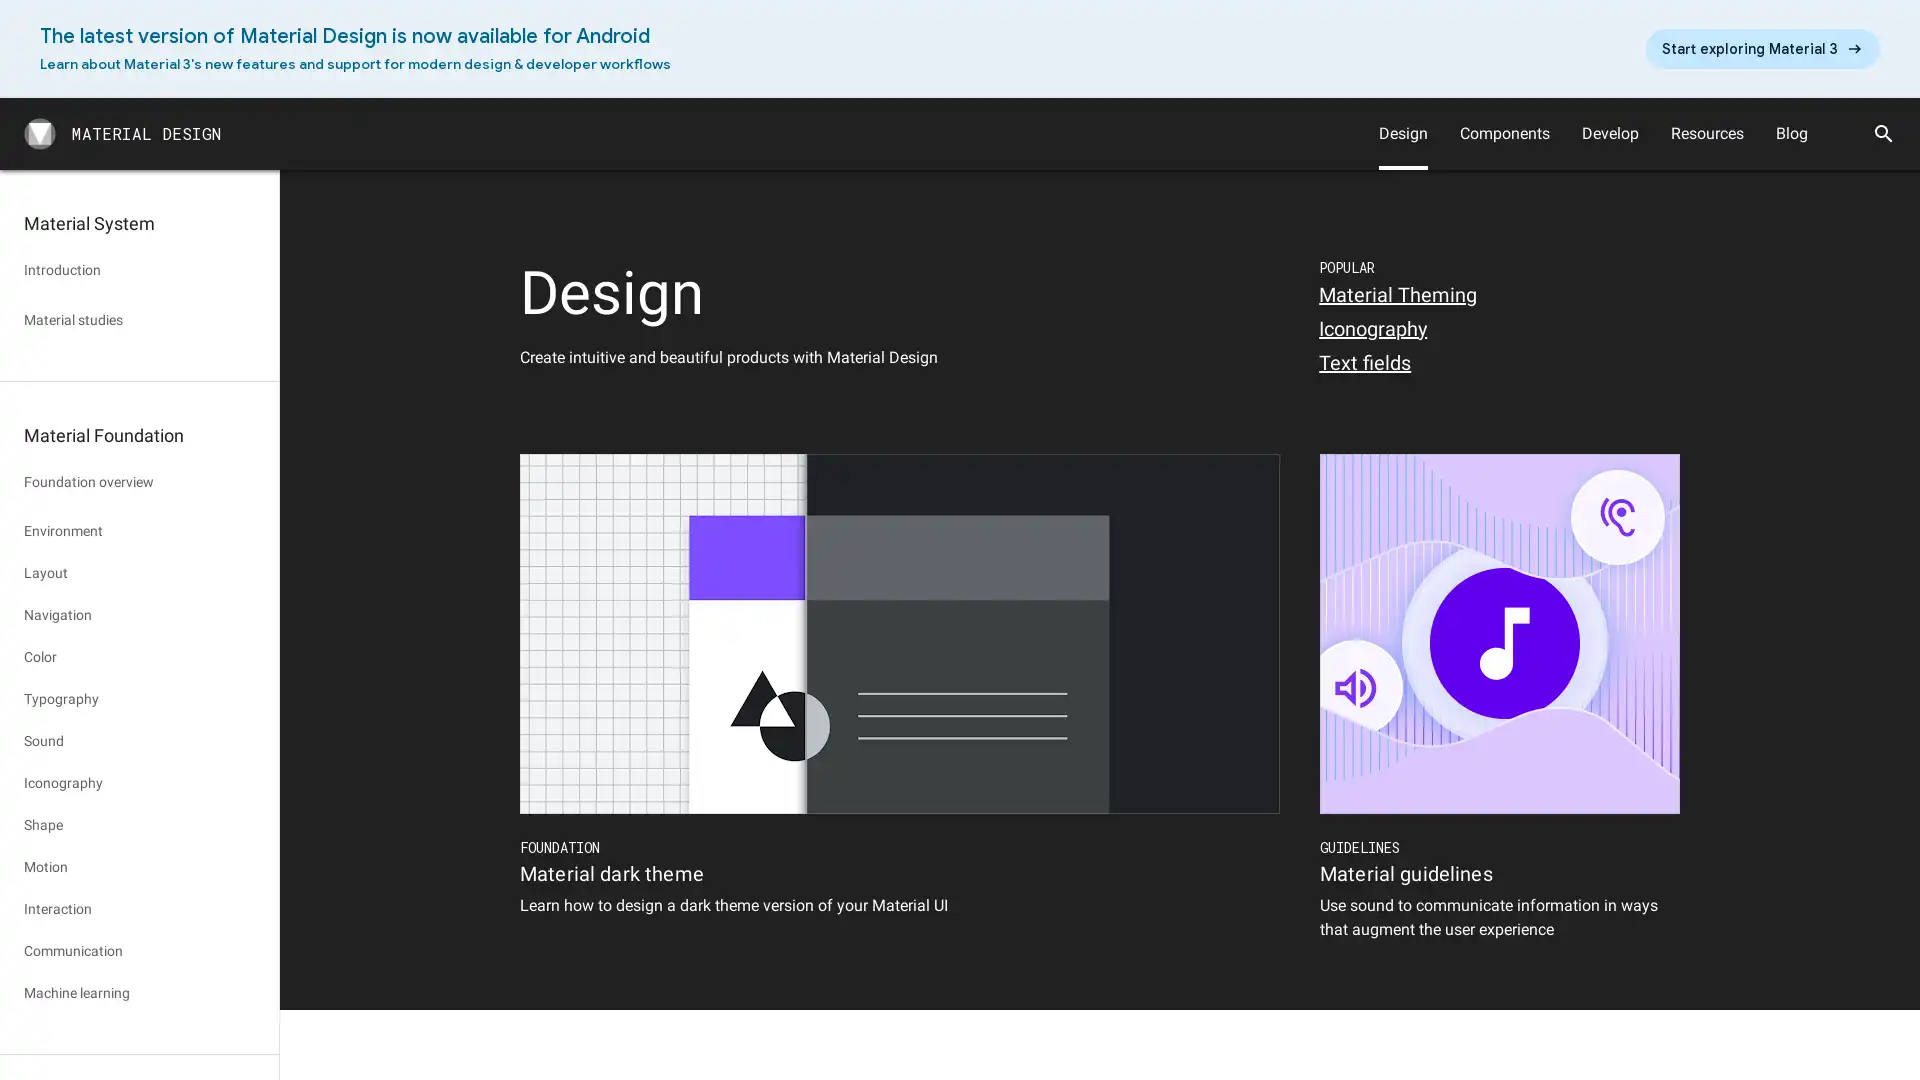  What do you see at coordinates (1762, 48) in the screenshot?
I see `arrow_right_alt` at bounding box center [1762, 48].